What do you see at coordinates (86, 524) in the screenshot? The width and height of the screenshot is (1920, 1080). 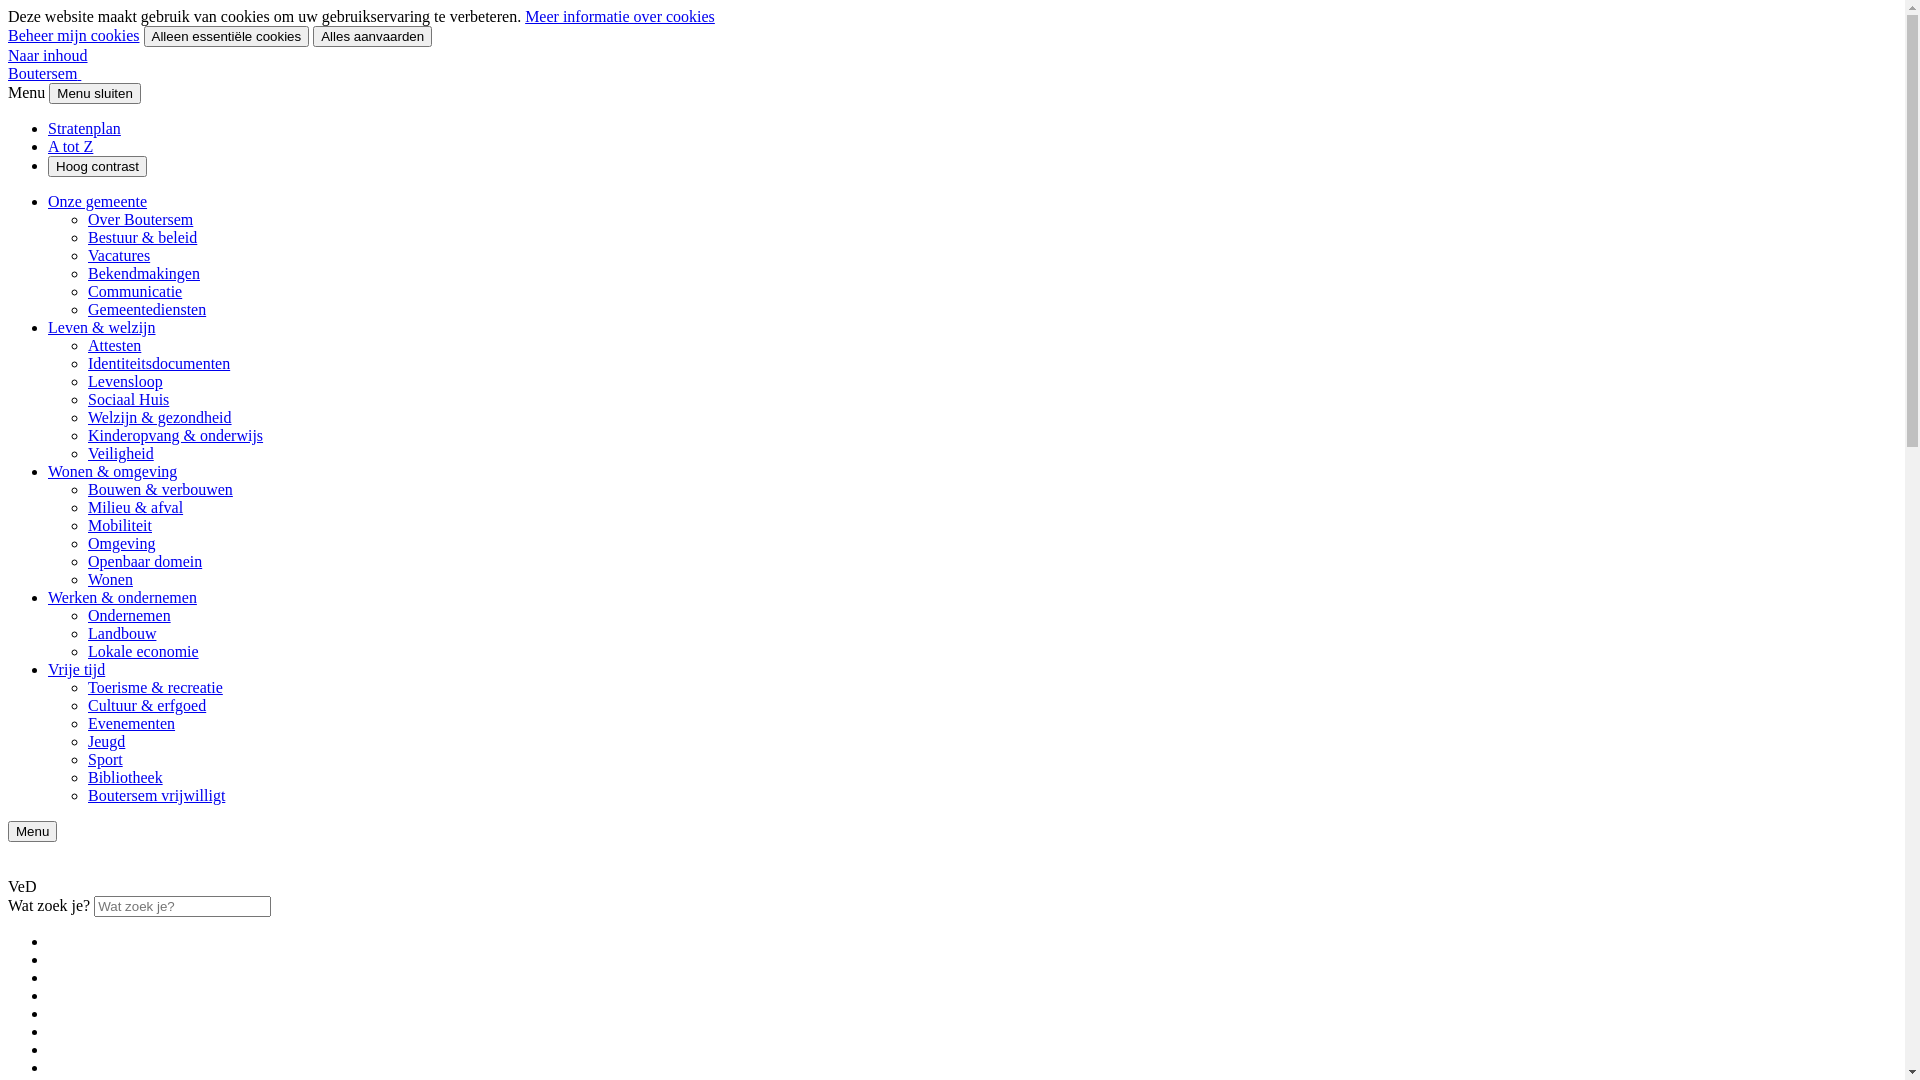 I see `'Mobiliteit'` at bounding box center [86, 524].